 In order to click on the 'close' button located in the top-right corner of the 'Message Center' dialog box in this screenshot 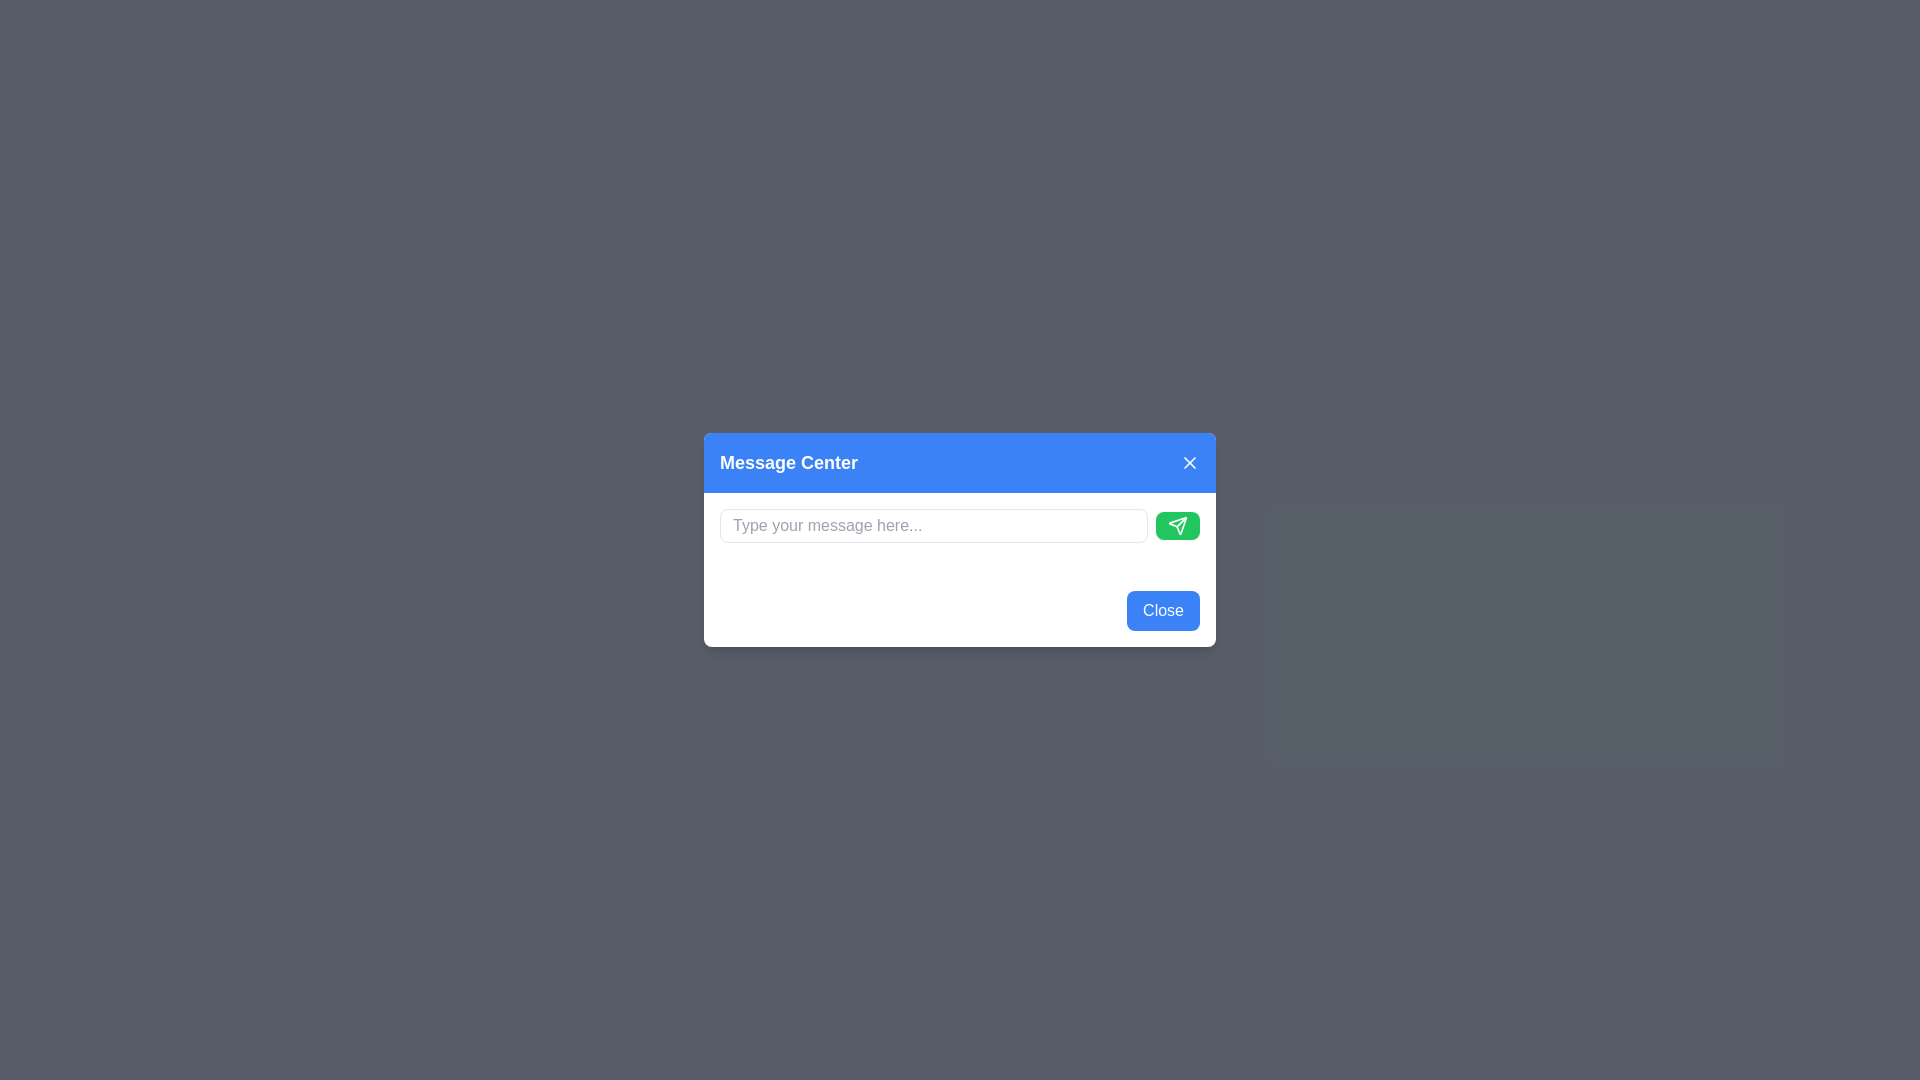, I will do `click(1190, 462)`.